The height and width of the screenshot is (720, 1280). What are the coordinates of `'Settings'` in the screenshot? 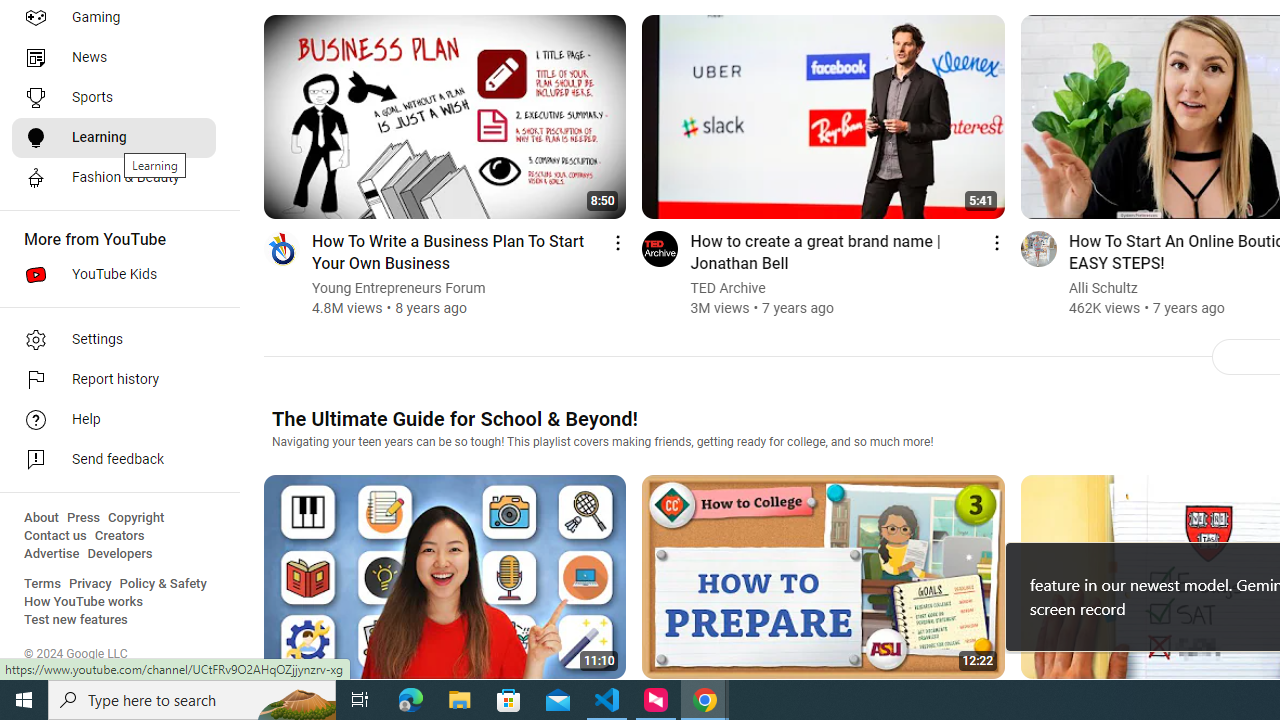 It's located at (112, 338).